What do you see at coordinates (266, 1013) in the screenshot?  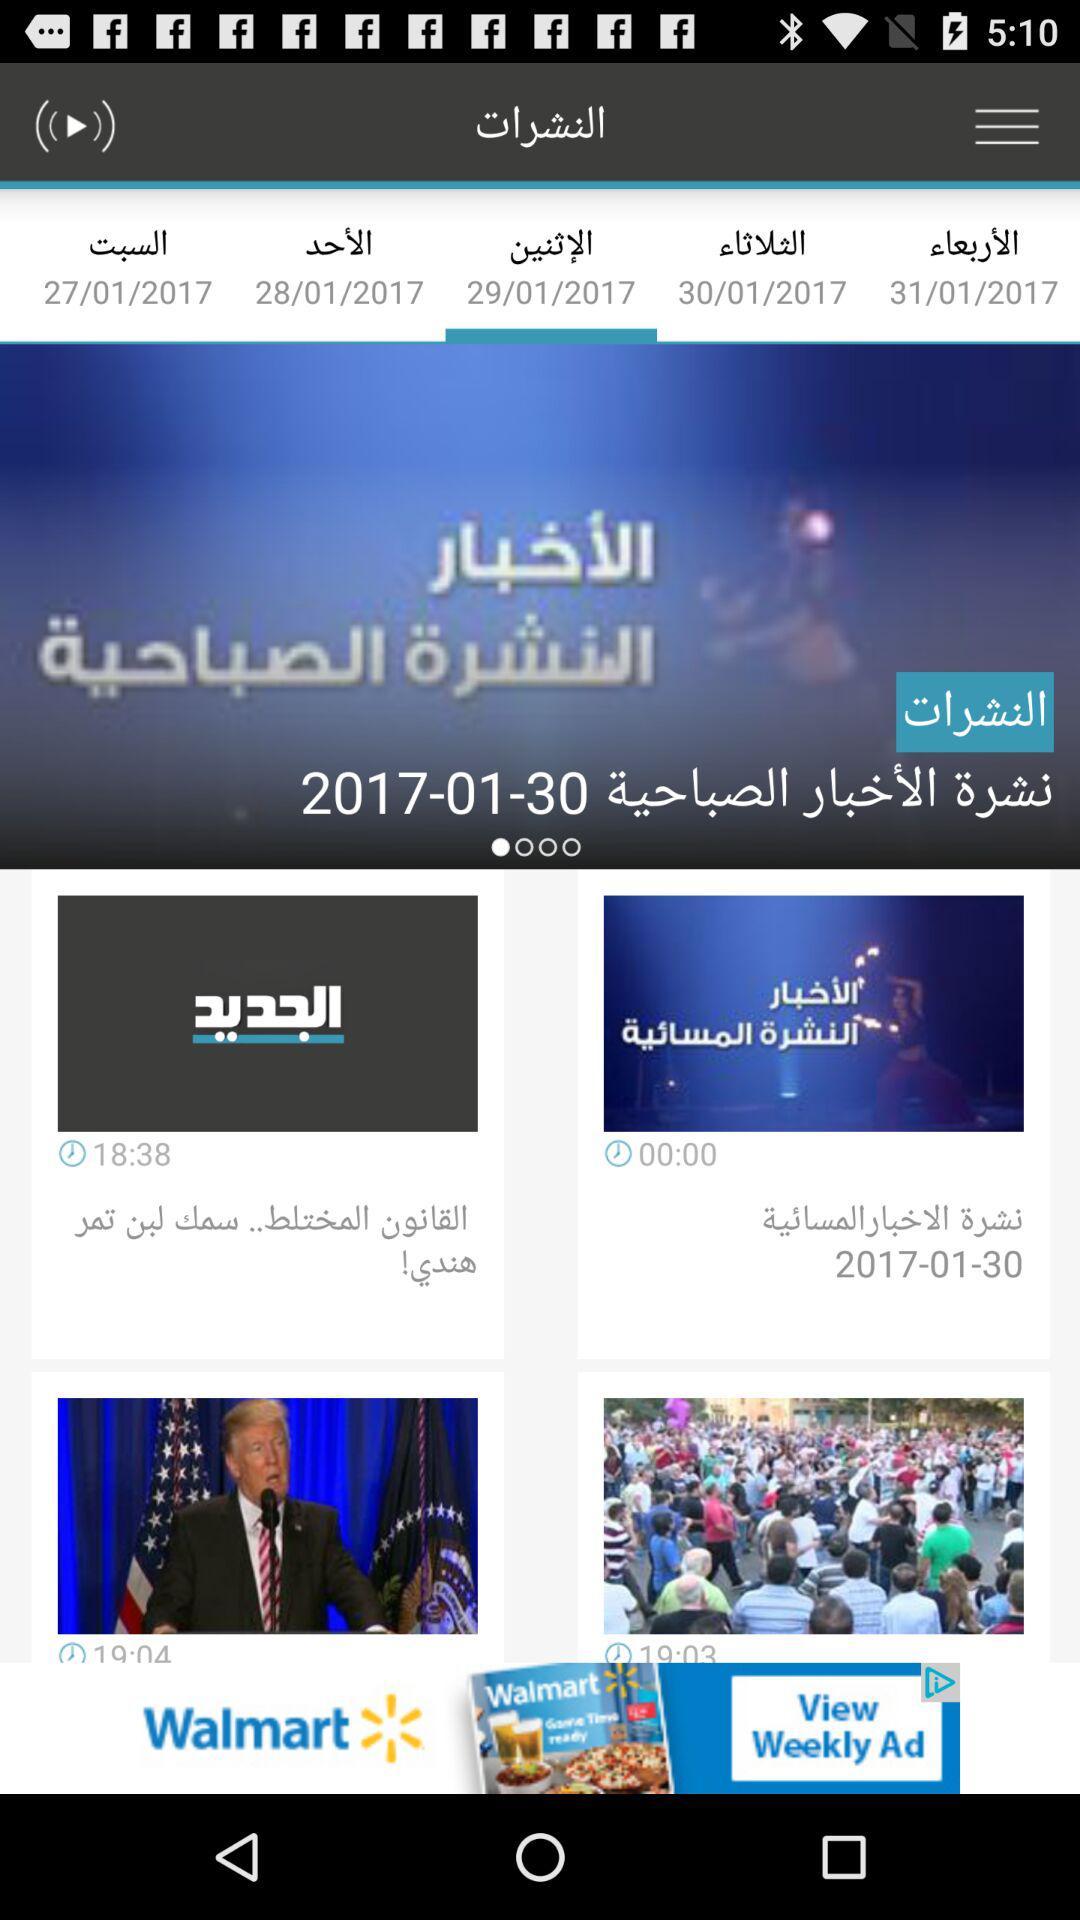 I see `the first  item under the image` at bounding box center [266, 1013].